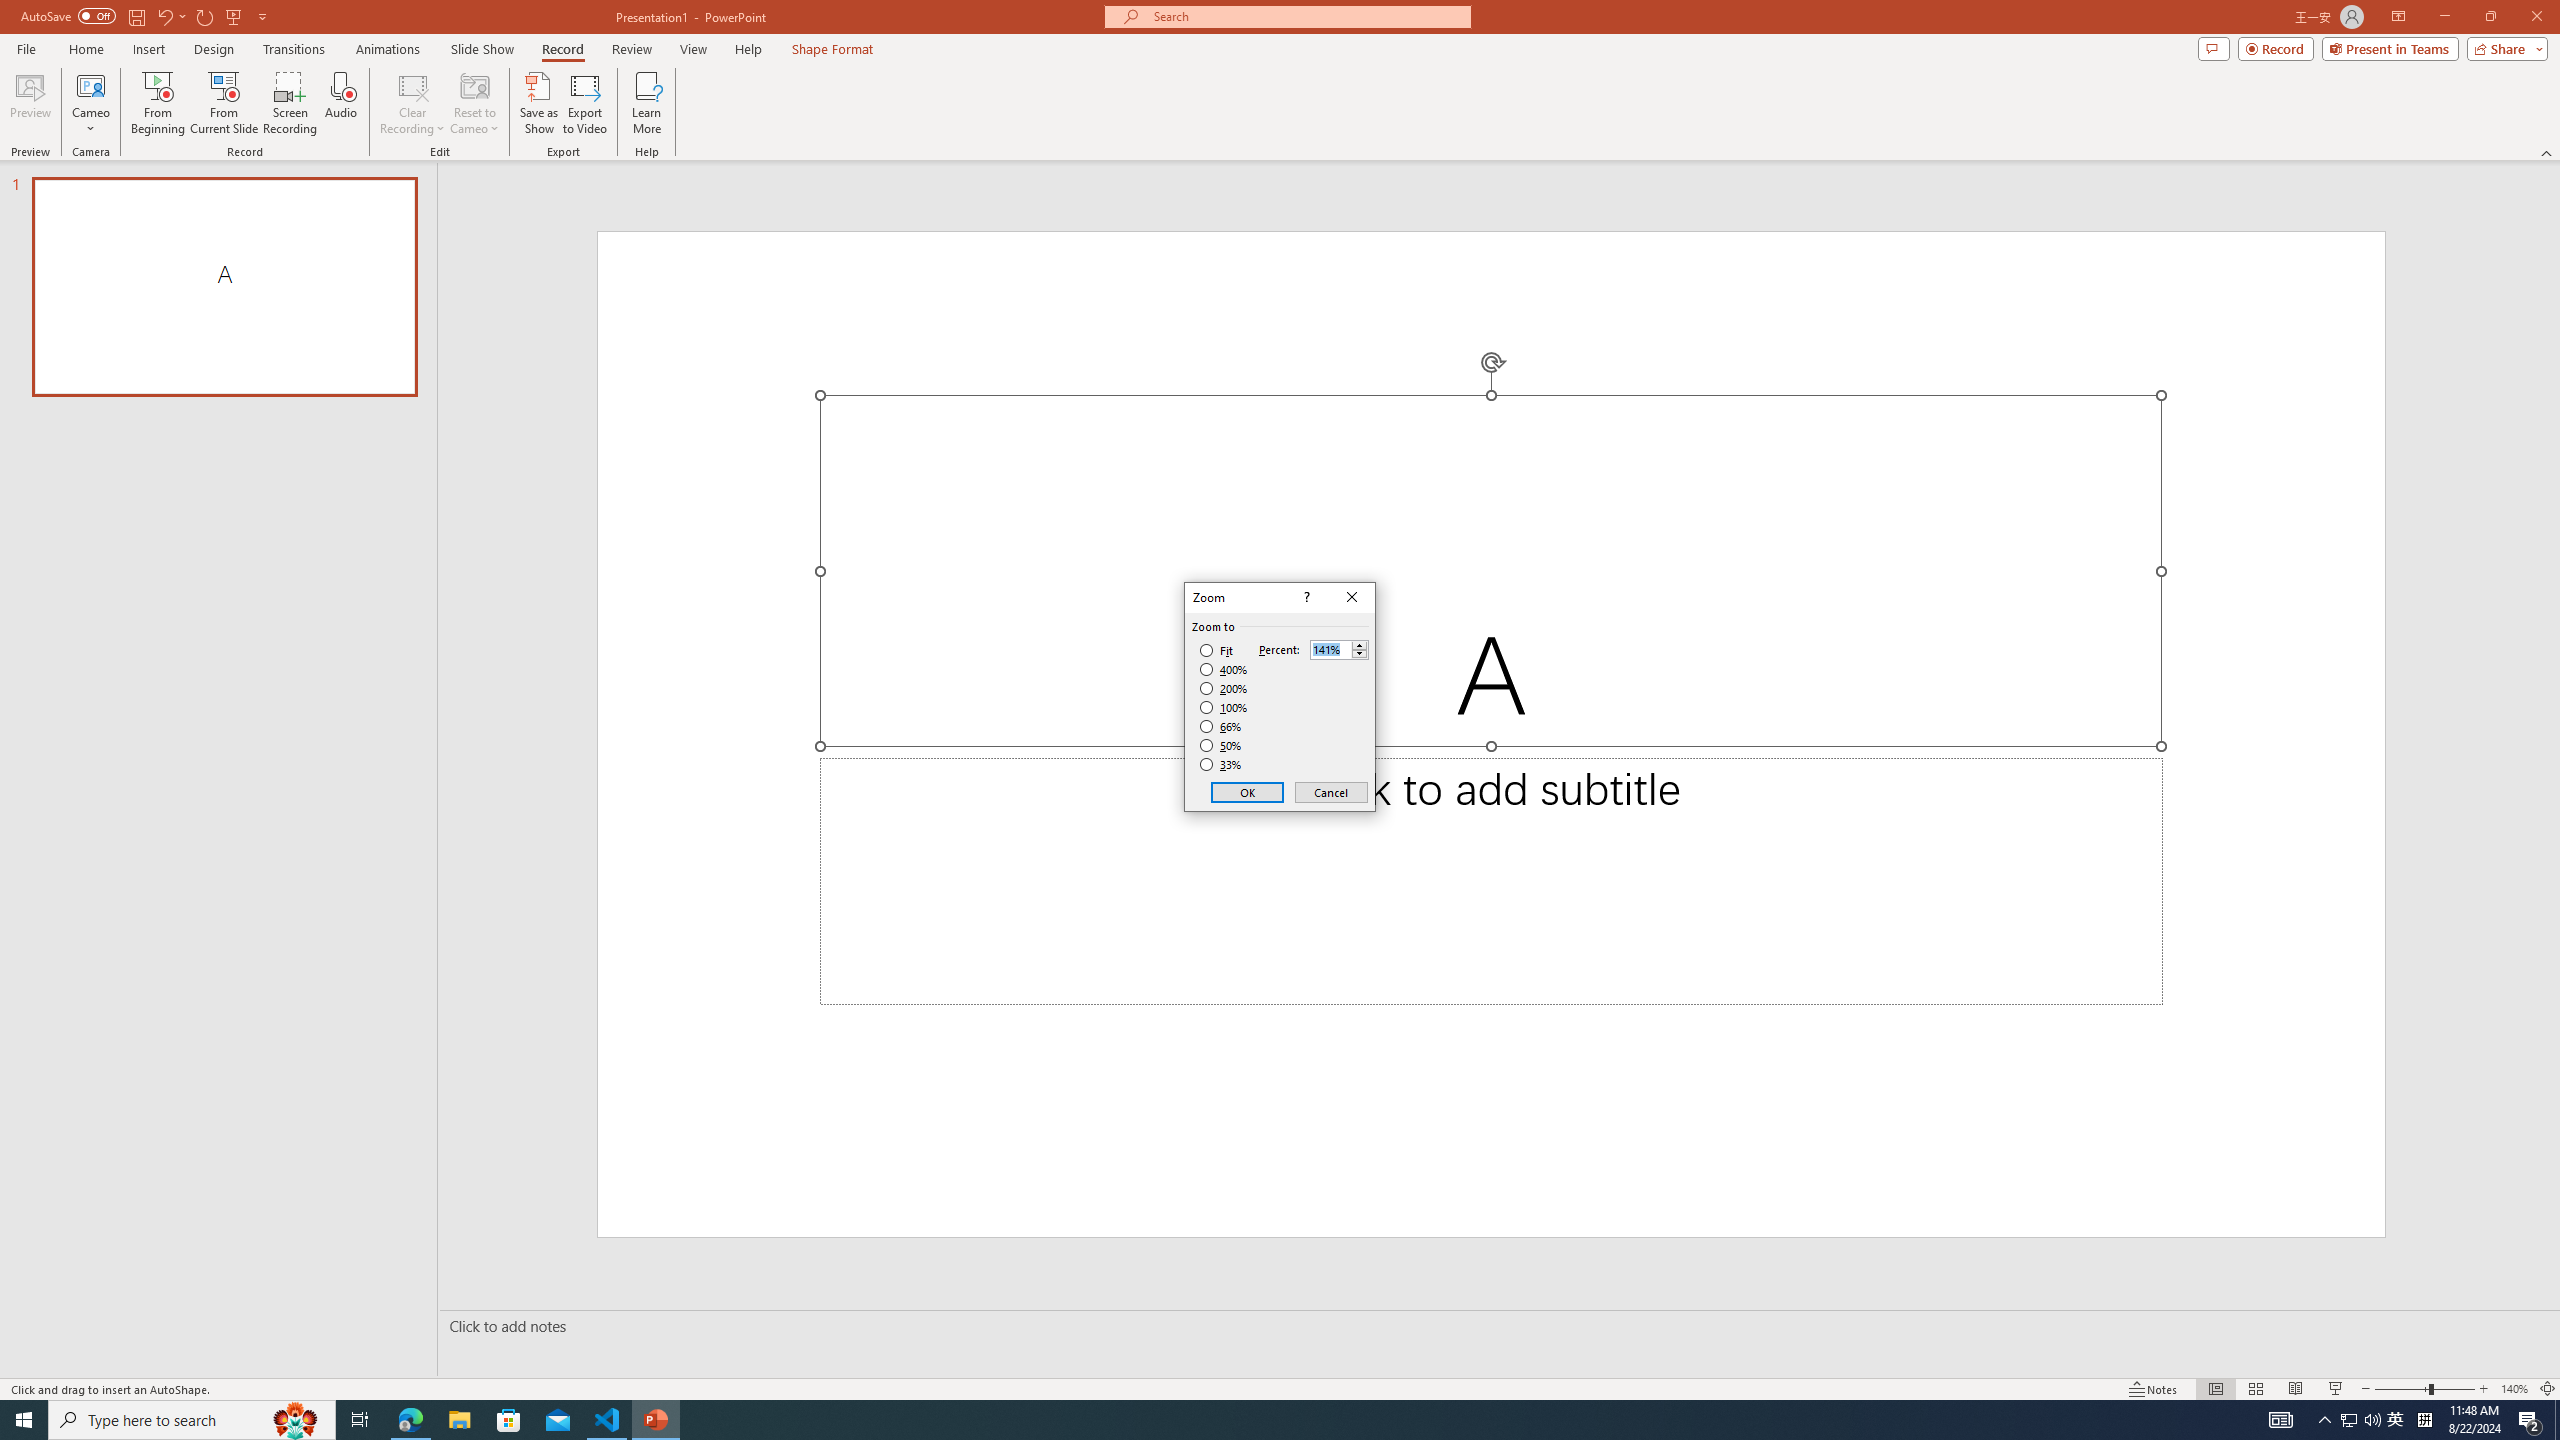  What do you see at coordinates (1222, 744) in the screenshot?
I see `'50%'` at bounding box center [1222, 744].